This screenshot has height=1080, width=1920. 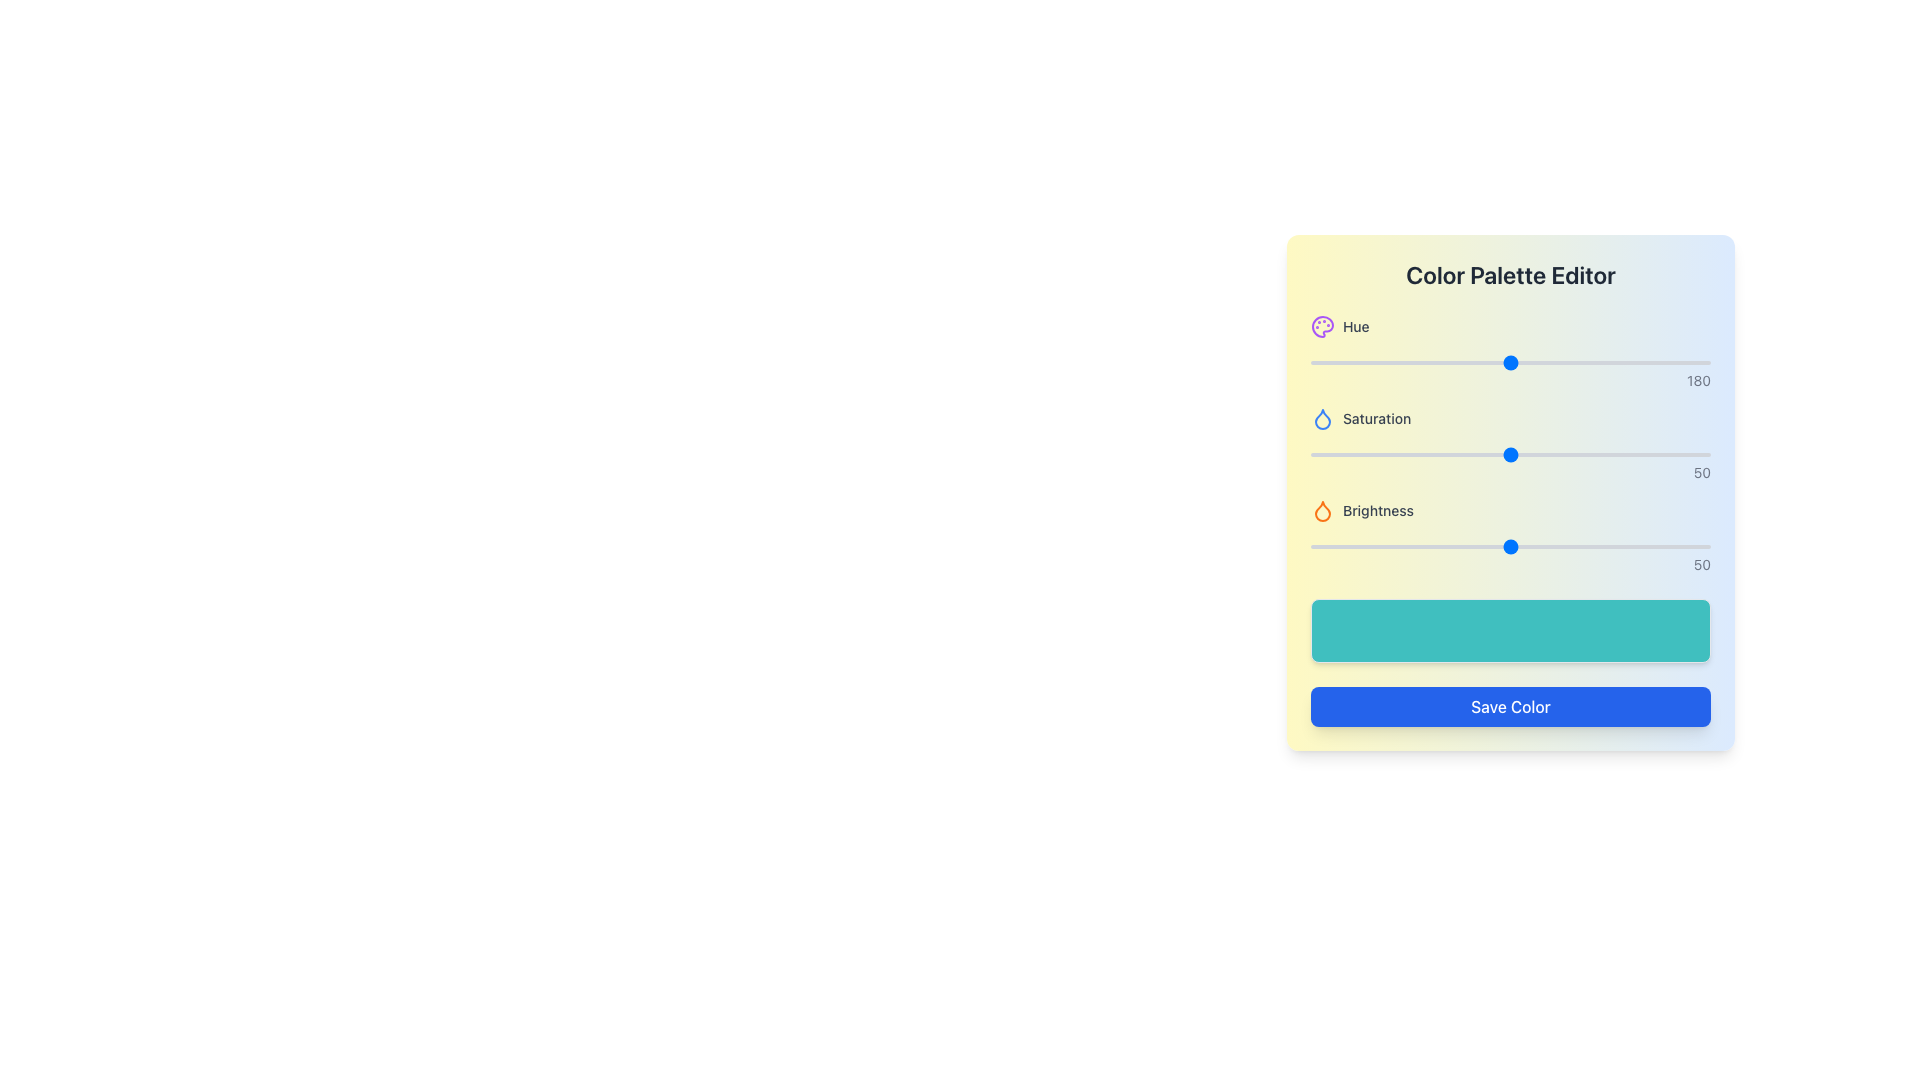 I want to click on the droplet icon with an orange stroke located to the left of the 'Brightness' label, so click(x=1323, y=509).